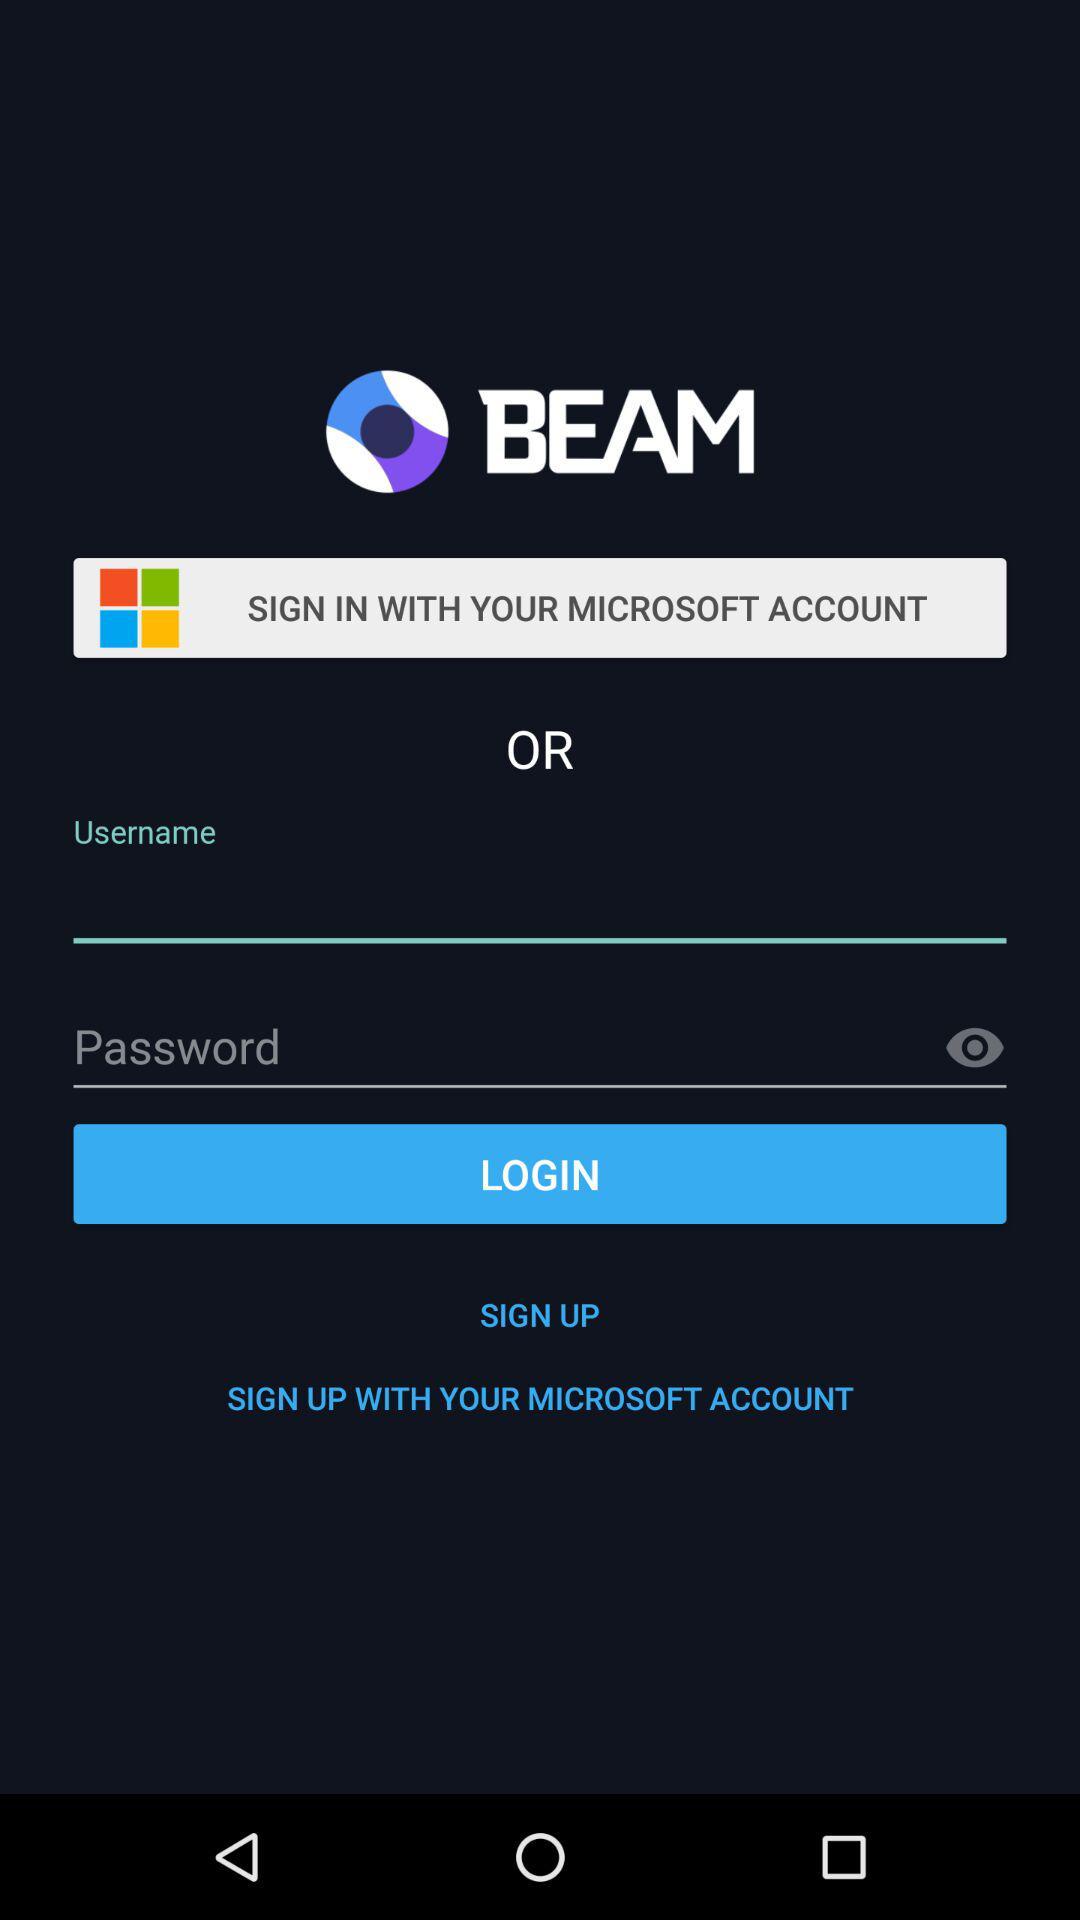 The width and height of the screenshot is (1080, 1920). Describe the element at coordinates (540, 901) in the screenshot. I see `username input field` at that location.